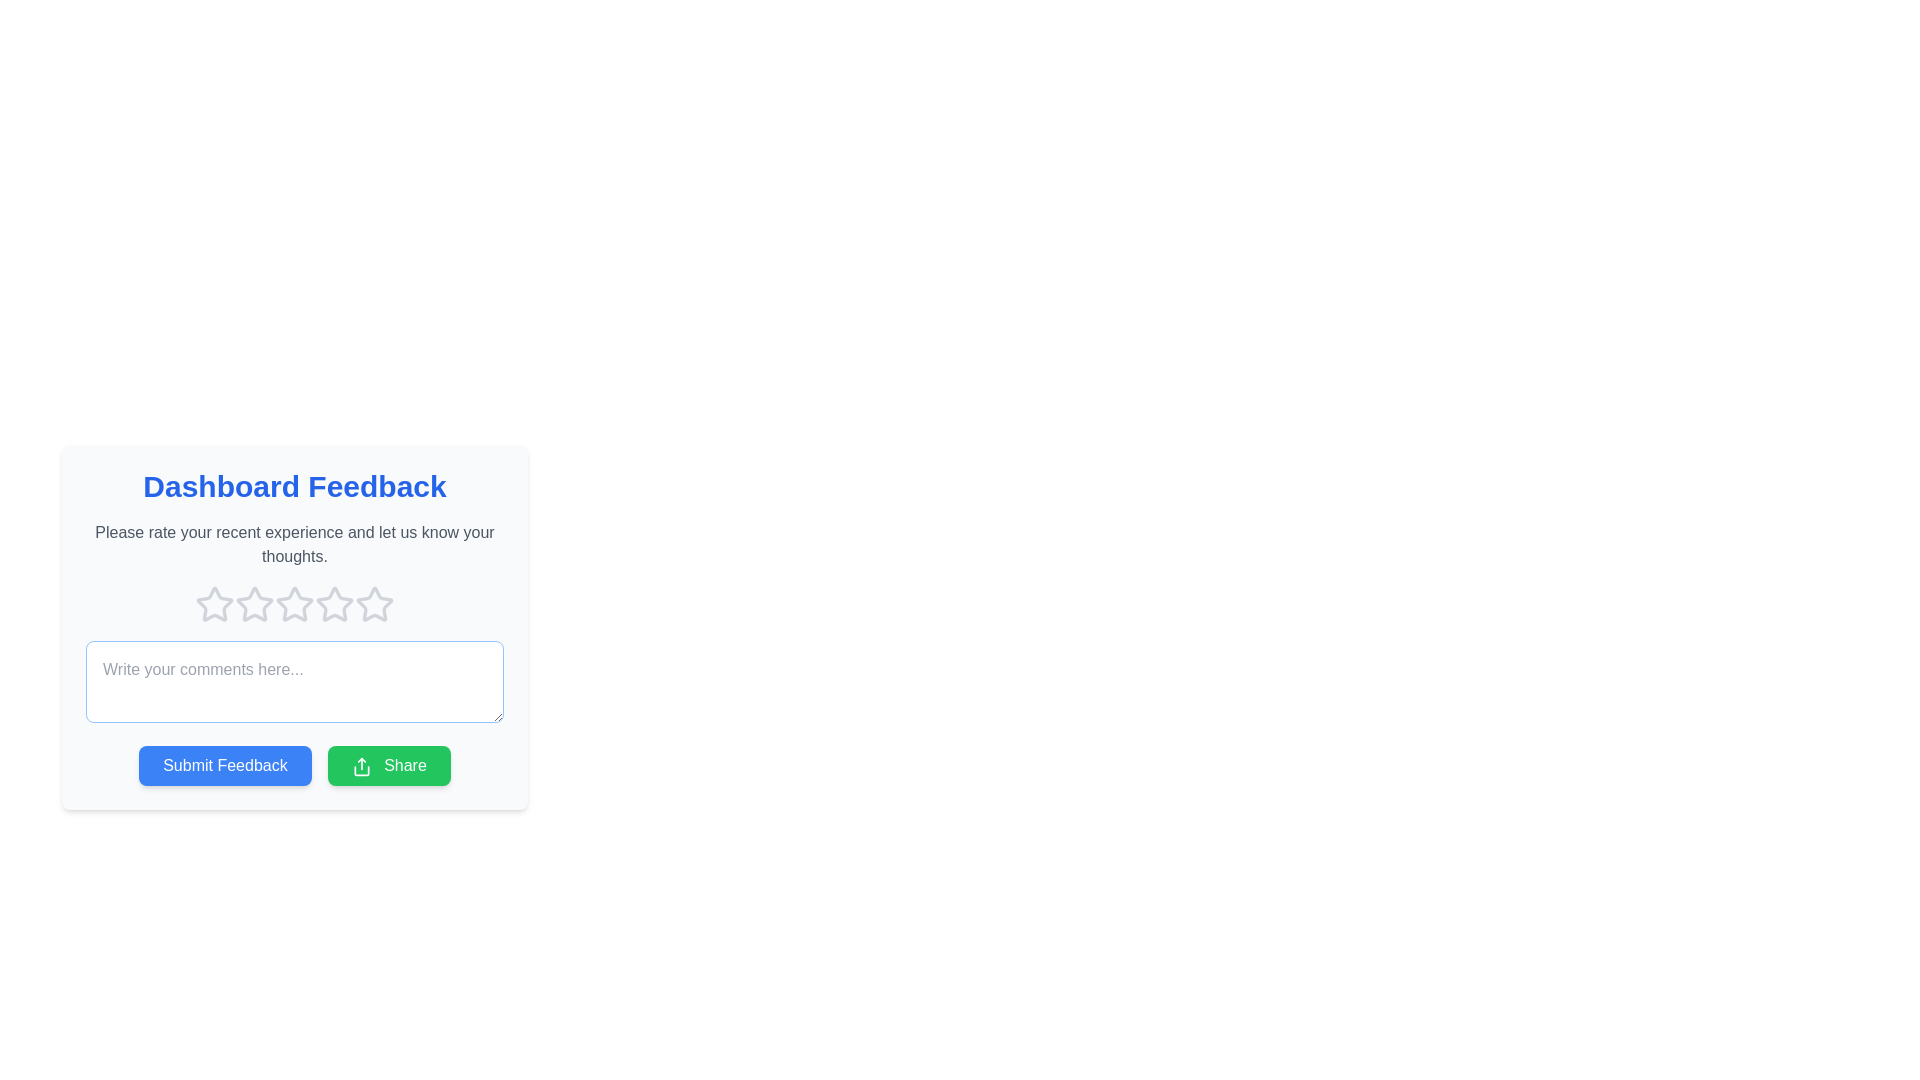 Image resolution: width=1920 pixels, height=1080 pixels. I want to click on the third rating star from the left in the horizontal arrangement of five stars under the 'Dashboard Feedback' header, so click(253, 604).